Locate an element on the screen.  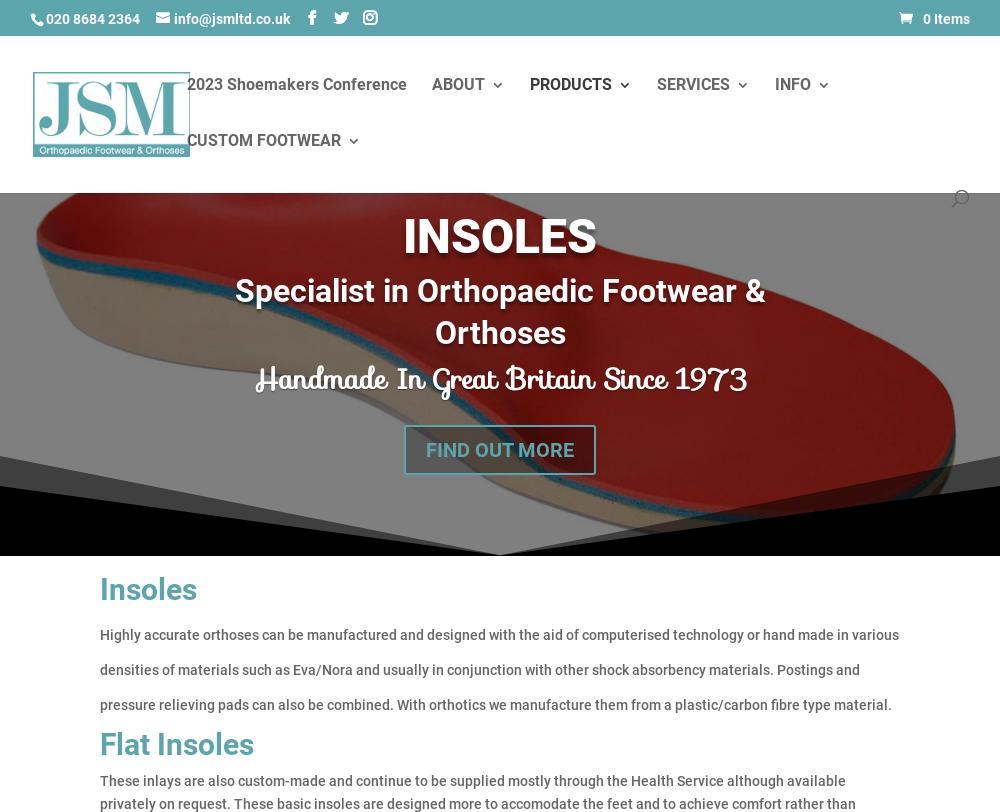
'Leather Splitting or Thinning' is located at coordinates (696, 230).